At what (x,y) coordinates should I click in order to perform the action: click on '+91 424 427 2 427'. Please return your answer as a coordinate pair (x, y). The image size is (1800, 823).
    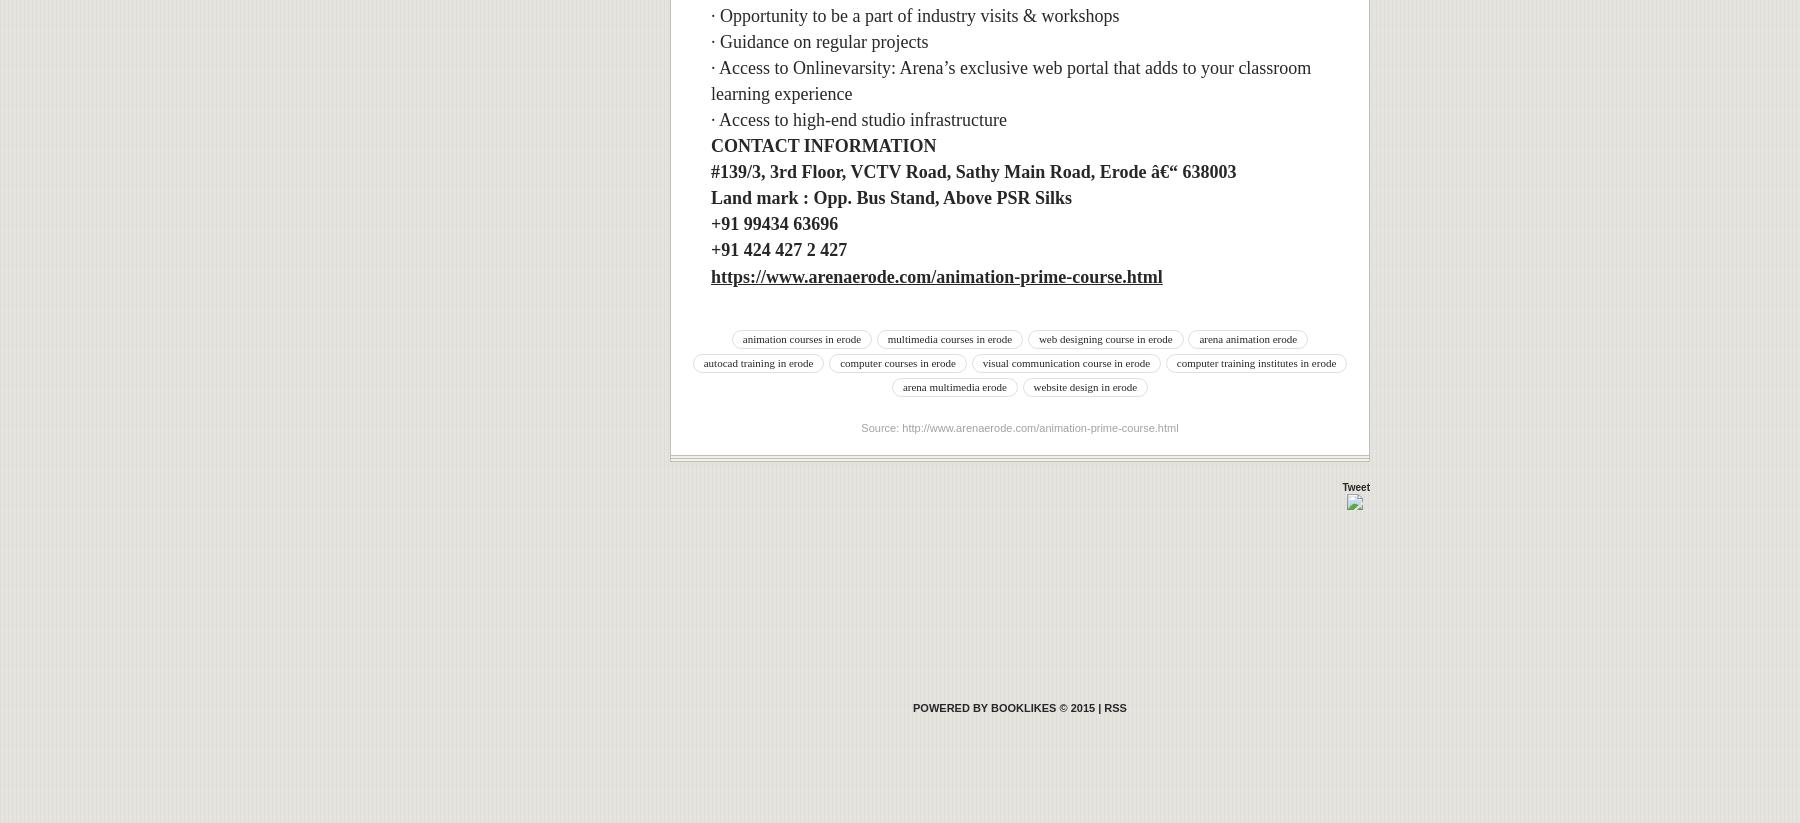
    Looking at the image, I should click on (778, 249).